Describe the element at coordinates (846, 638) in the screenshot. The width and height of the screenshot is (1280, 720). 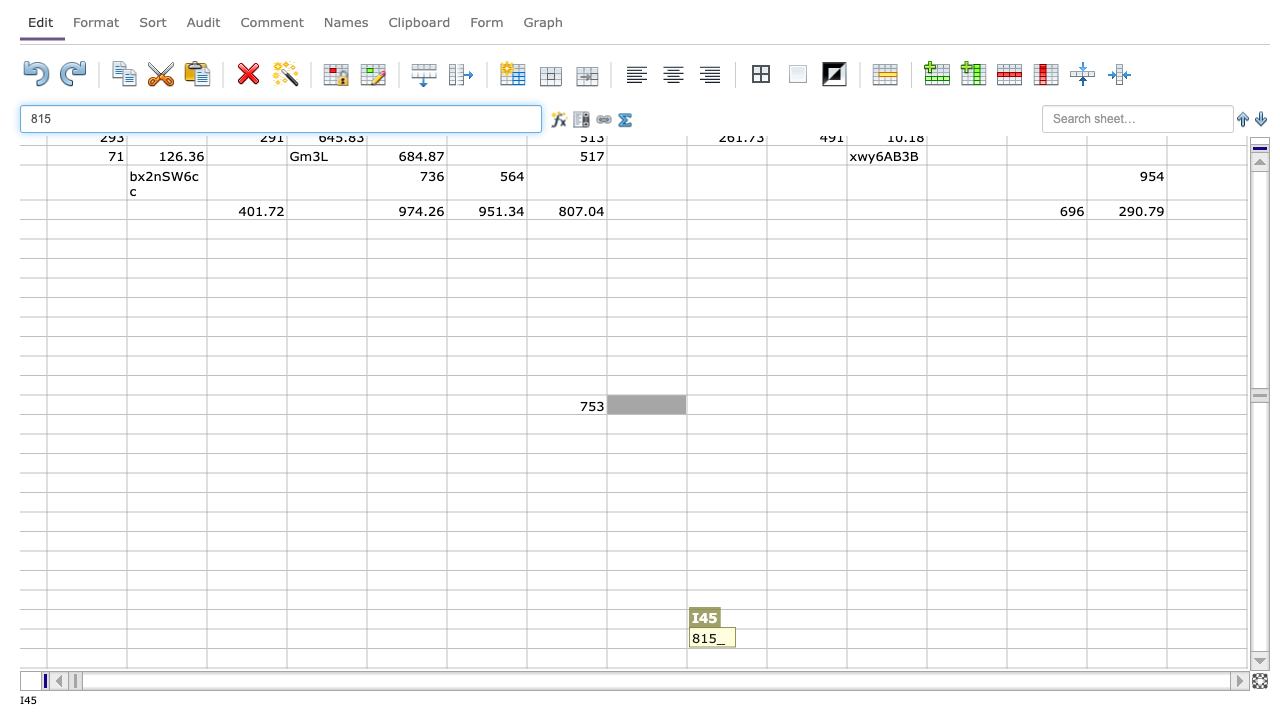
I see `right border of K57` at that location.